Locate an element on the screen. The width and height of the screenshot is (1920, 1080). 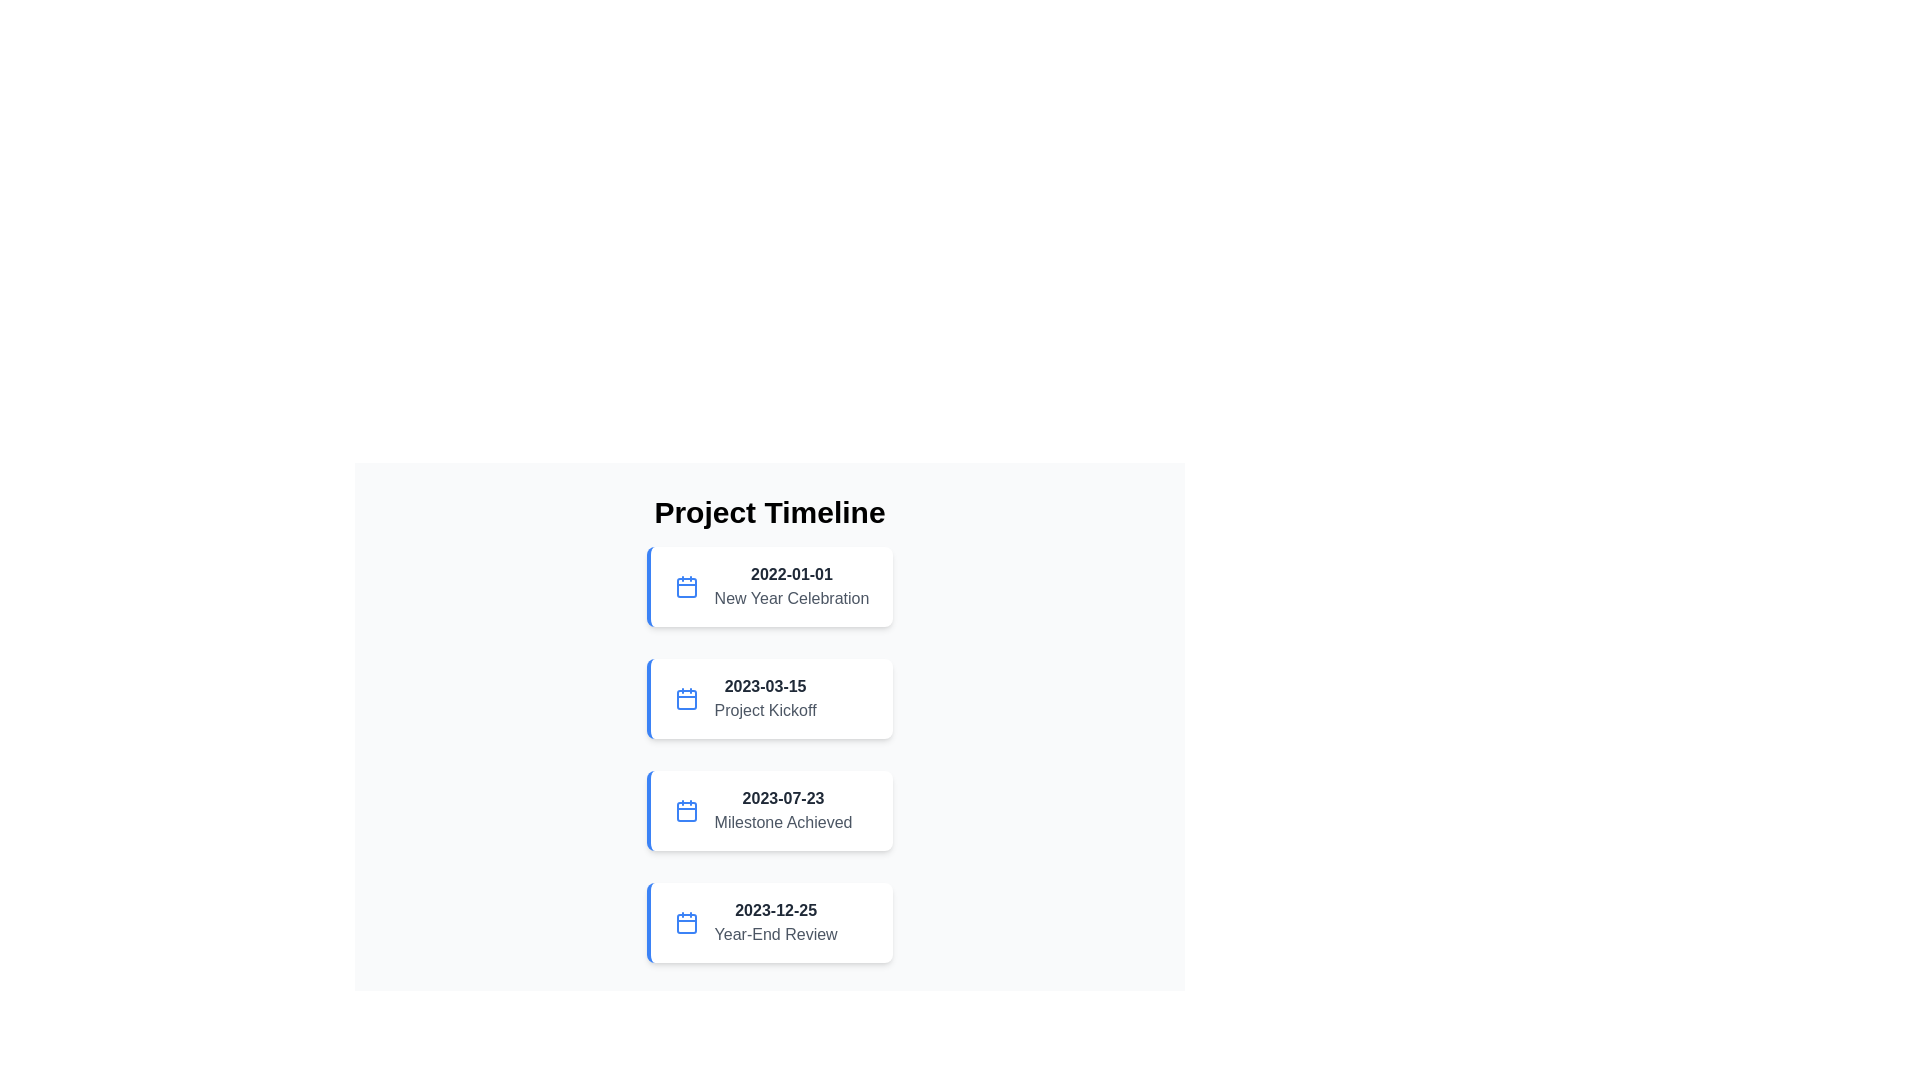
the event card displaying '2023-03-15 Project Kickoff', which is the second entry in the vertical list of event cards is located at coordinates (771, 697).